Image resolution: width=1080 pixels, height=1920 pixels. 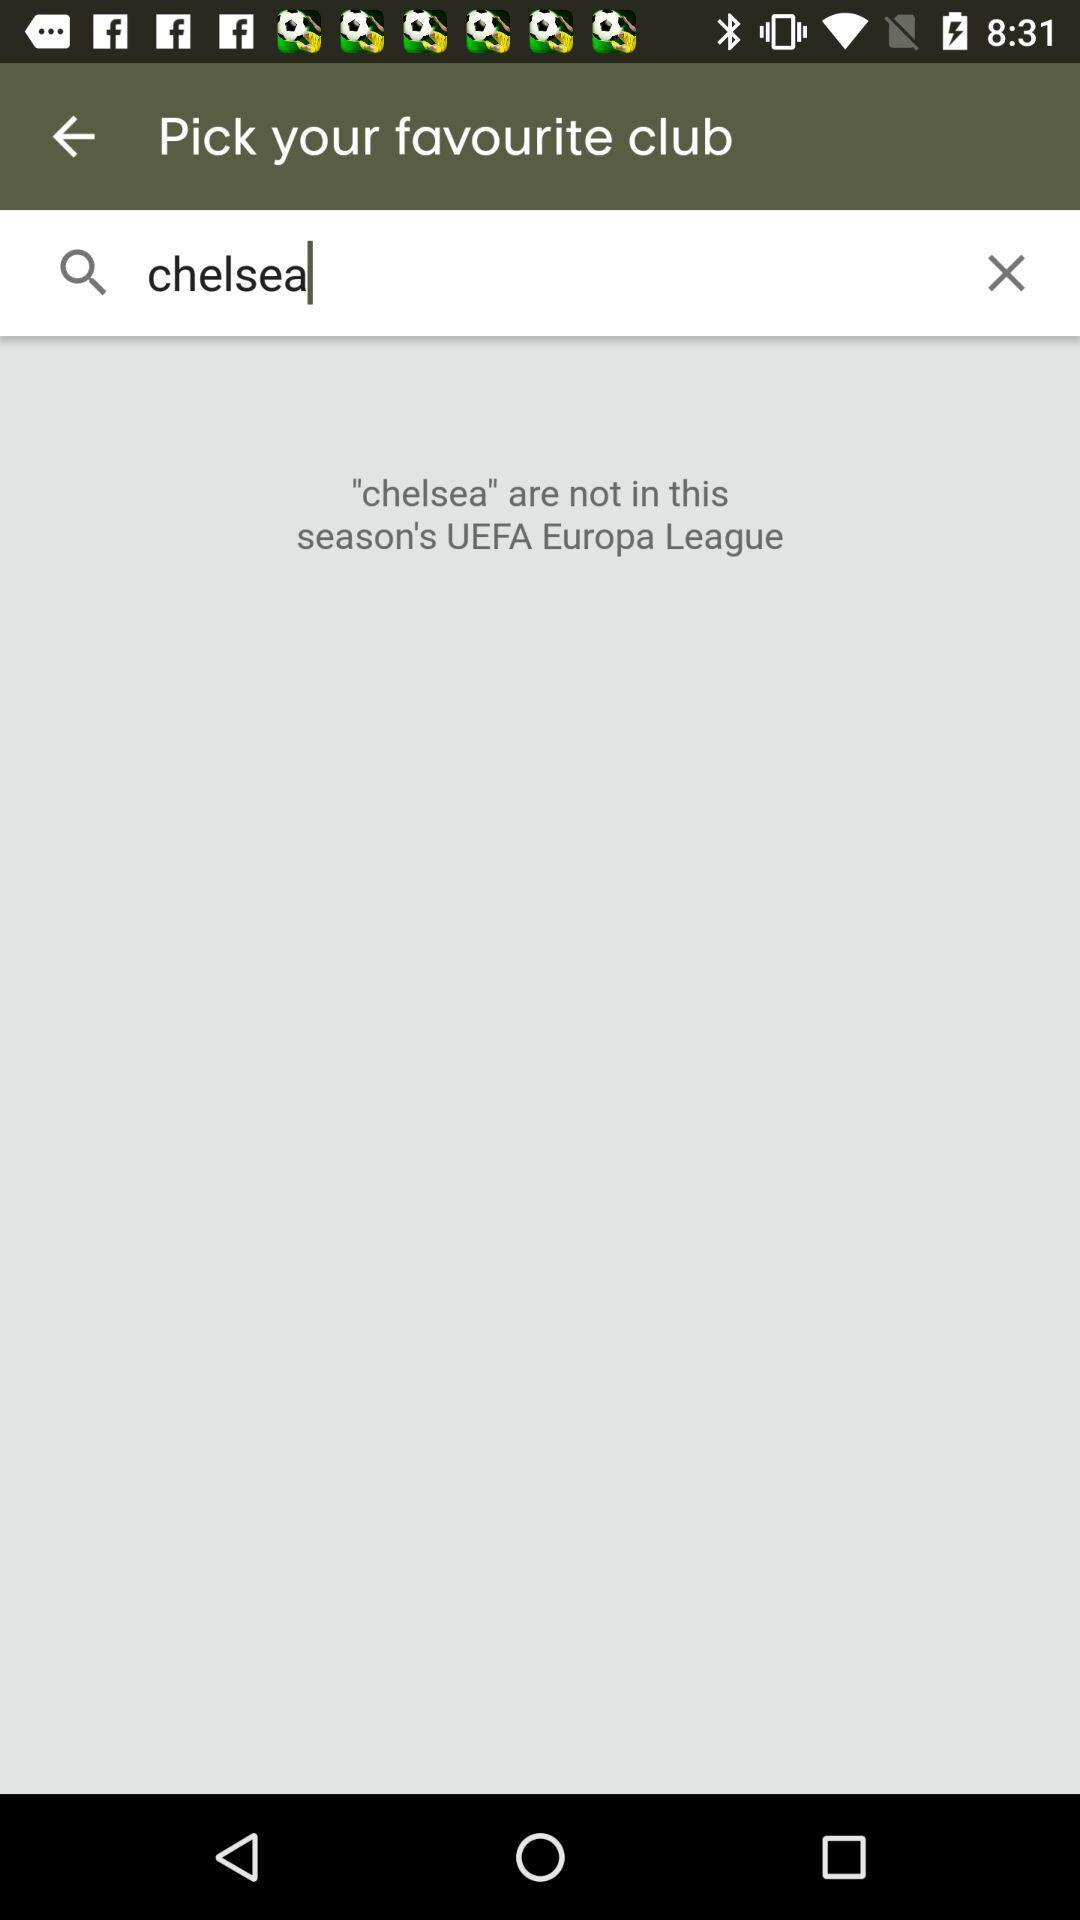 What do you see at coordinates (1006, 272) in the screenshot?
I see `item at the top right corner` at bounding box center [1006, 272].